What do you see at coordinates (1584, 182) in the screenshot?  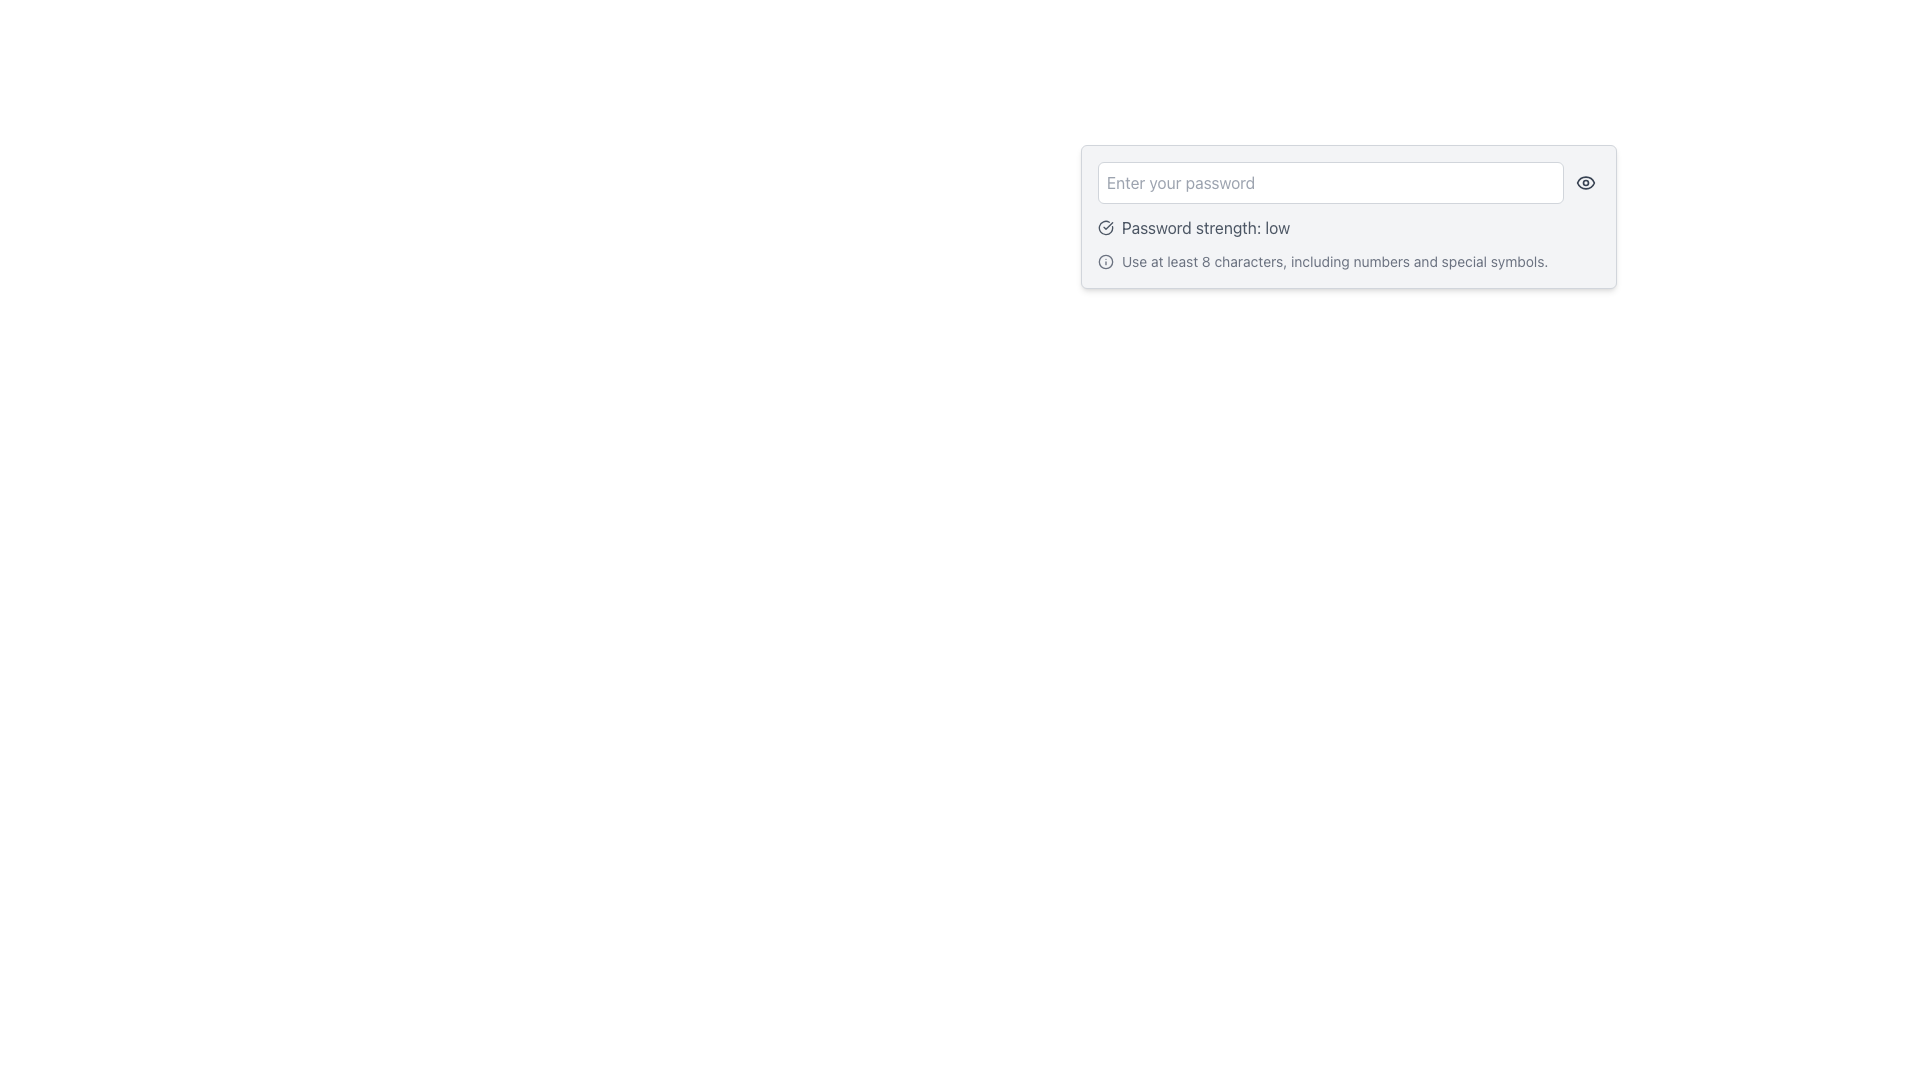 I see `the 'toggle password visibility' button located immediately to the right of the password input field to enhance user convenience during input` at bounding box center [1584, 182].